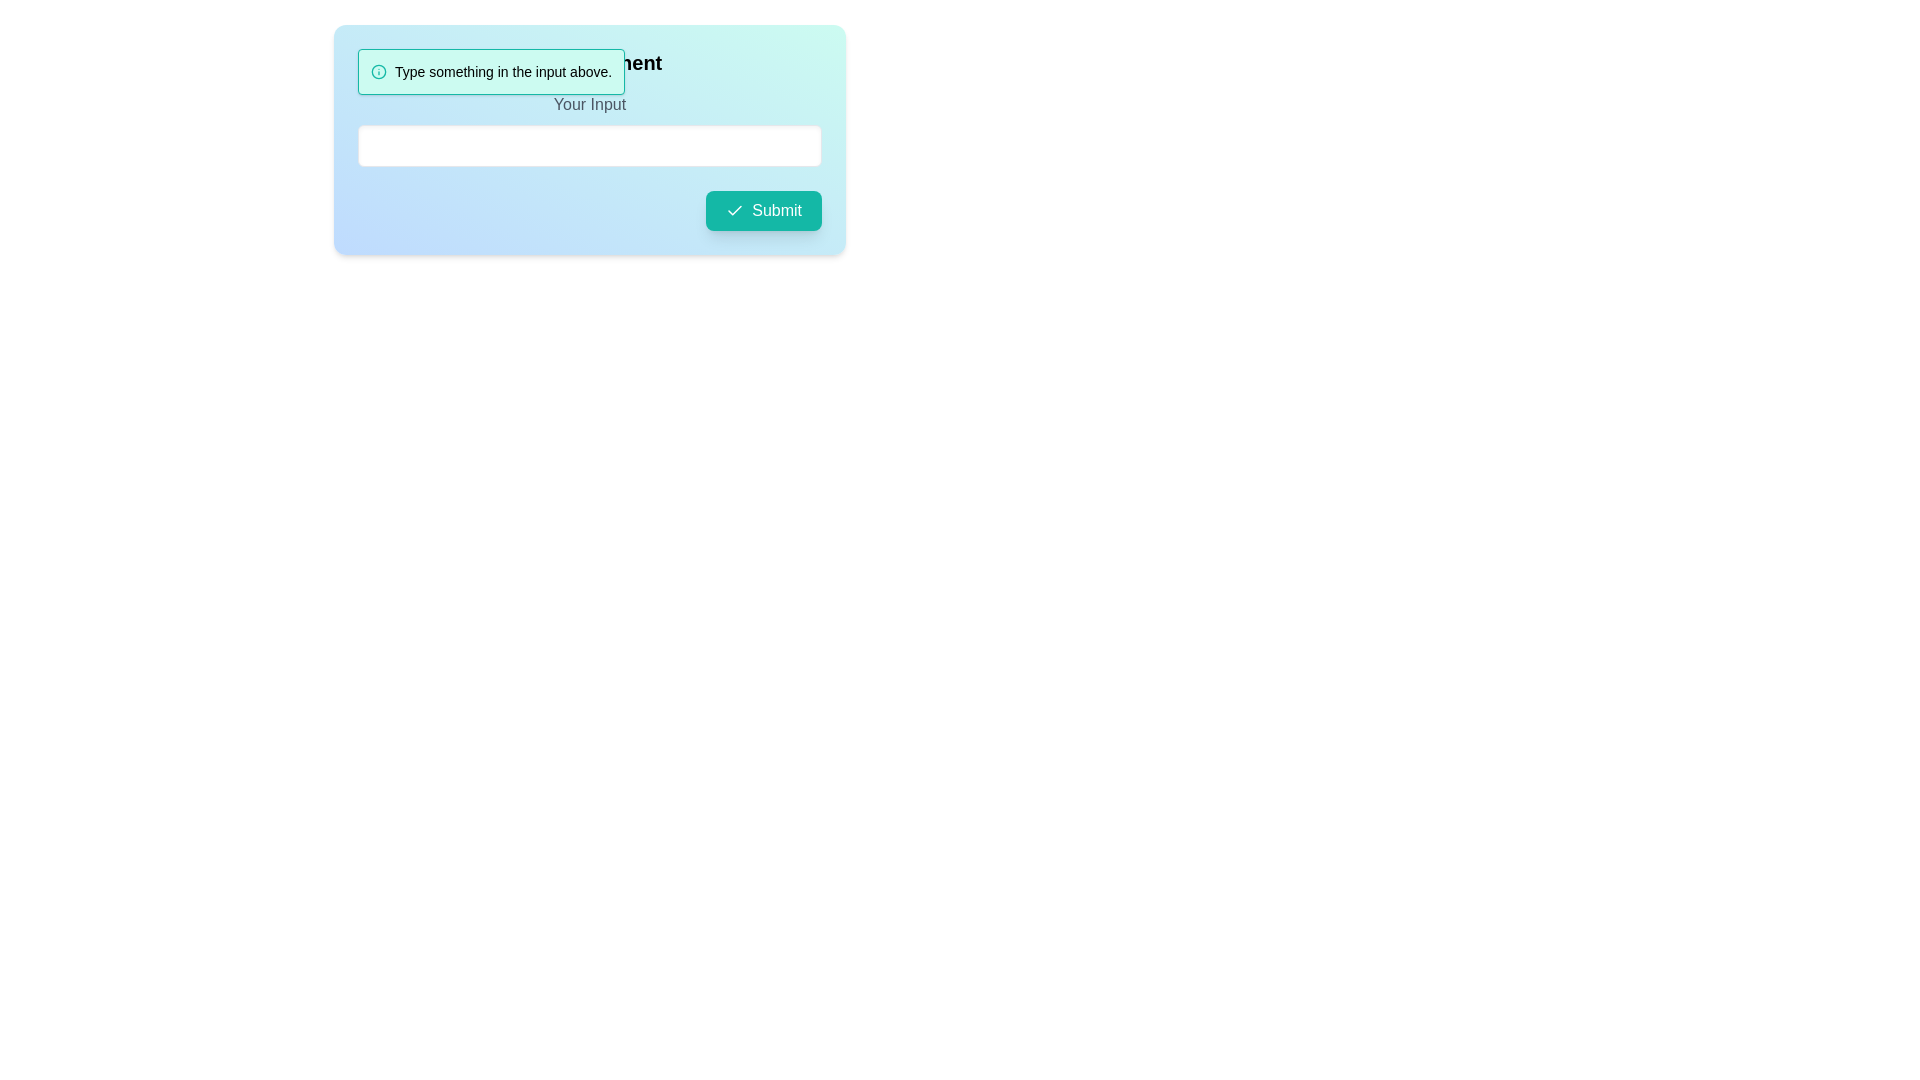 This screenshot has width=1920, height=1080. What do you see at coordinates (369, 61) in the screenshot?
I see `the gray gear-shaped icon, which represents the settings symbol, located in the upper-left corner of the 'Interactive Form Component' text box` at bounding box center [369, 61].